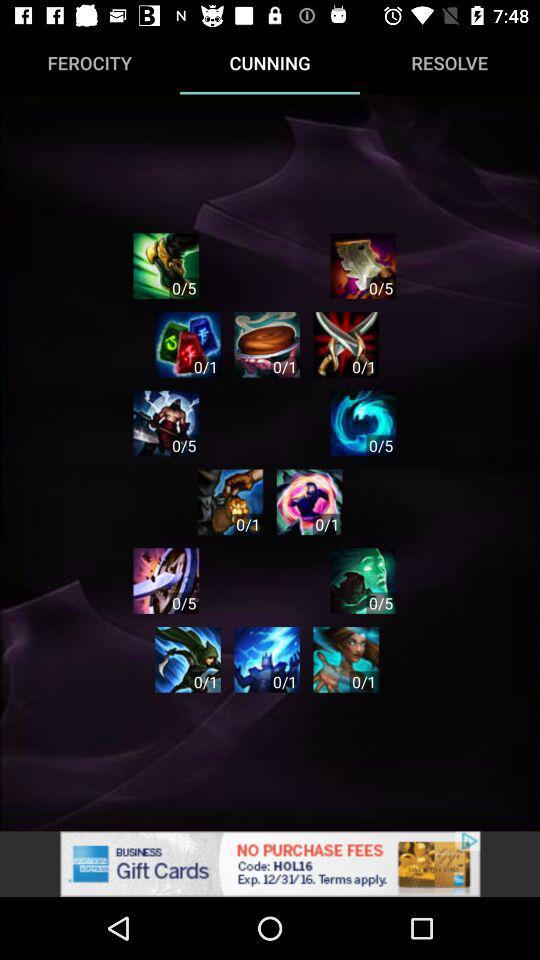  I want to click on new game, so click(345, 658).